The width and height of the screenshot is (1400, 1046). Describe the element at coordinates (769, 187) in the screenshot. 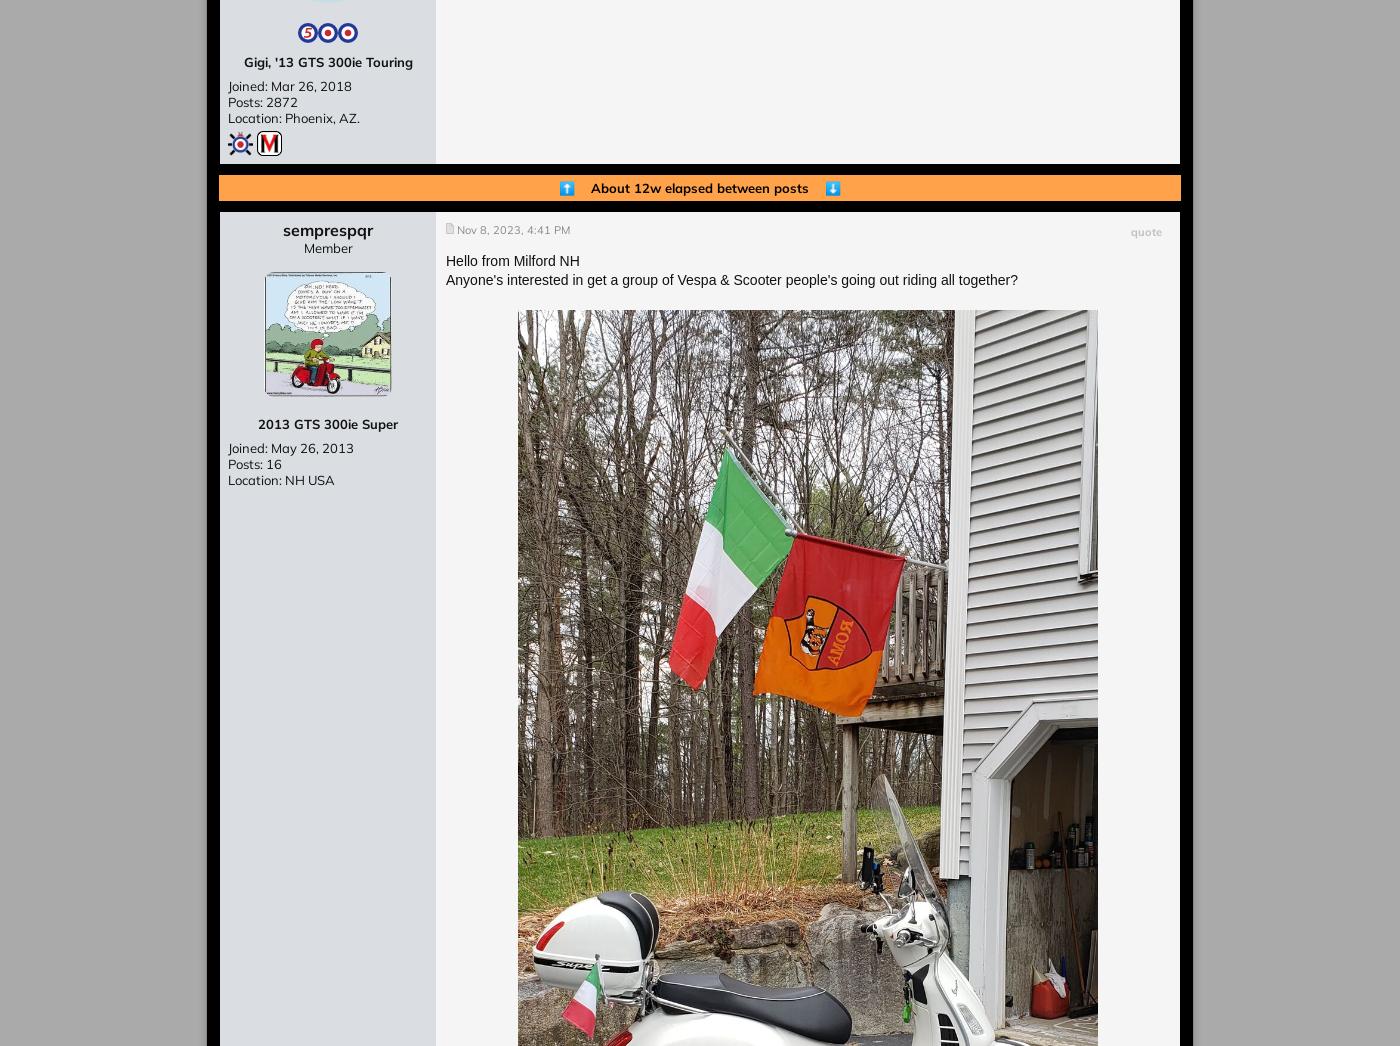

I see `'between posts'` at that location.